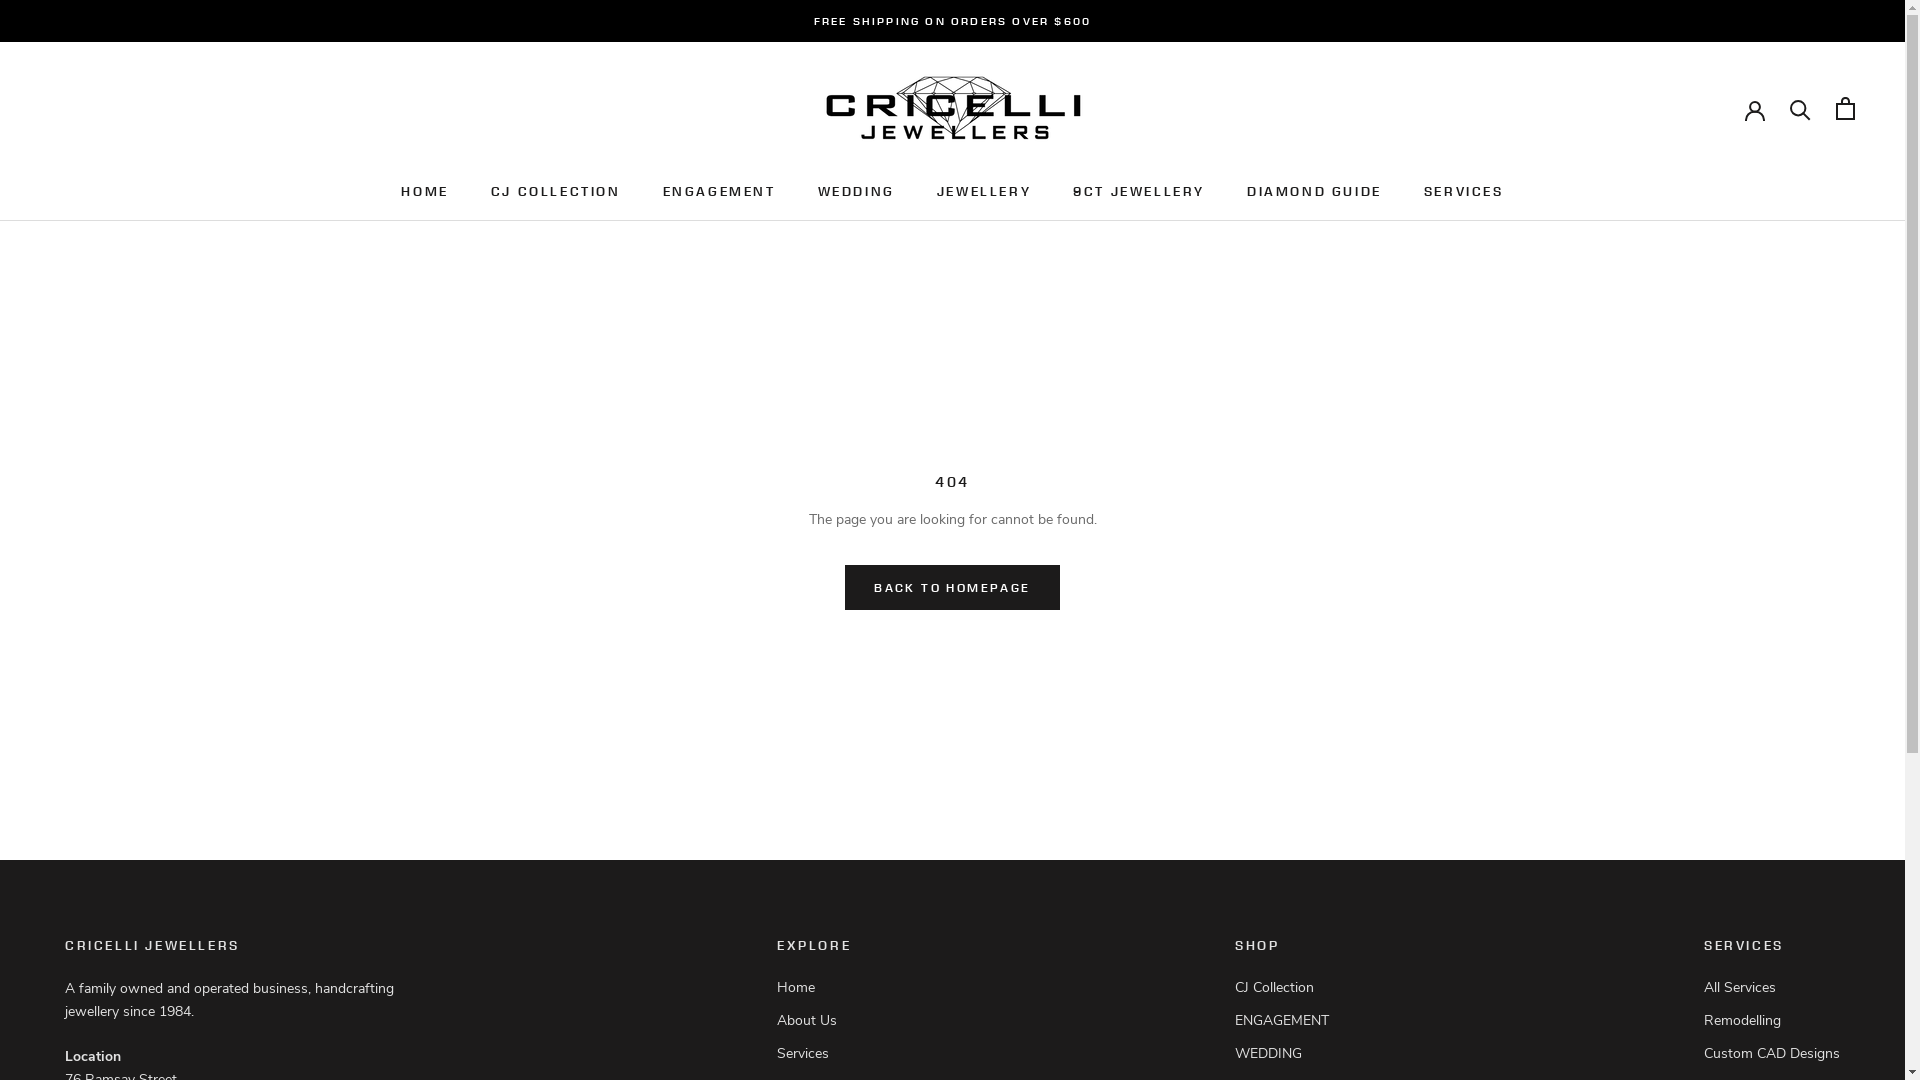 The width and height of the screenshot is (1920, 1080). Describe the element at coordinates (1233, 986) in the screenshot. I see `'CJ Collection'` at that location.